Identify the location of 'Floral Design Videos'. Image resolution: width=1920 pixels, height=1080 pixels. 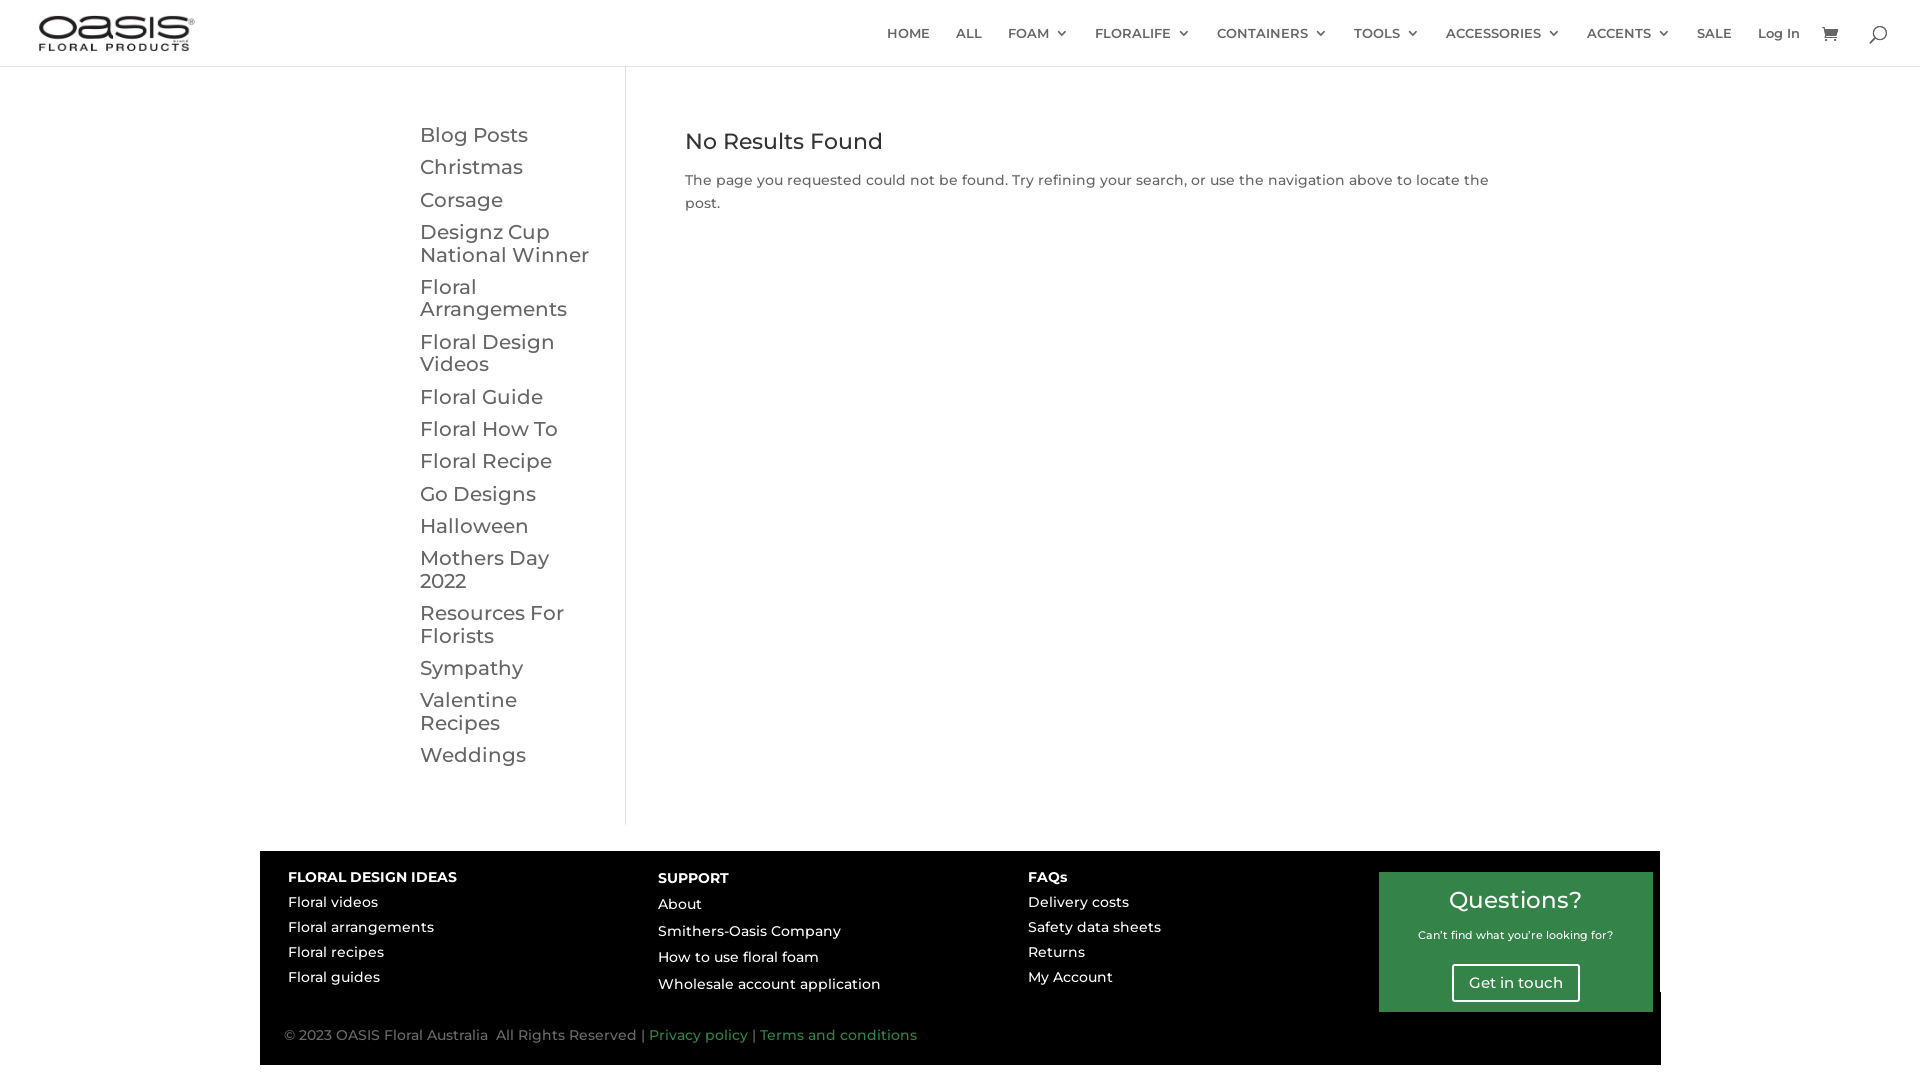
(487, 352).